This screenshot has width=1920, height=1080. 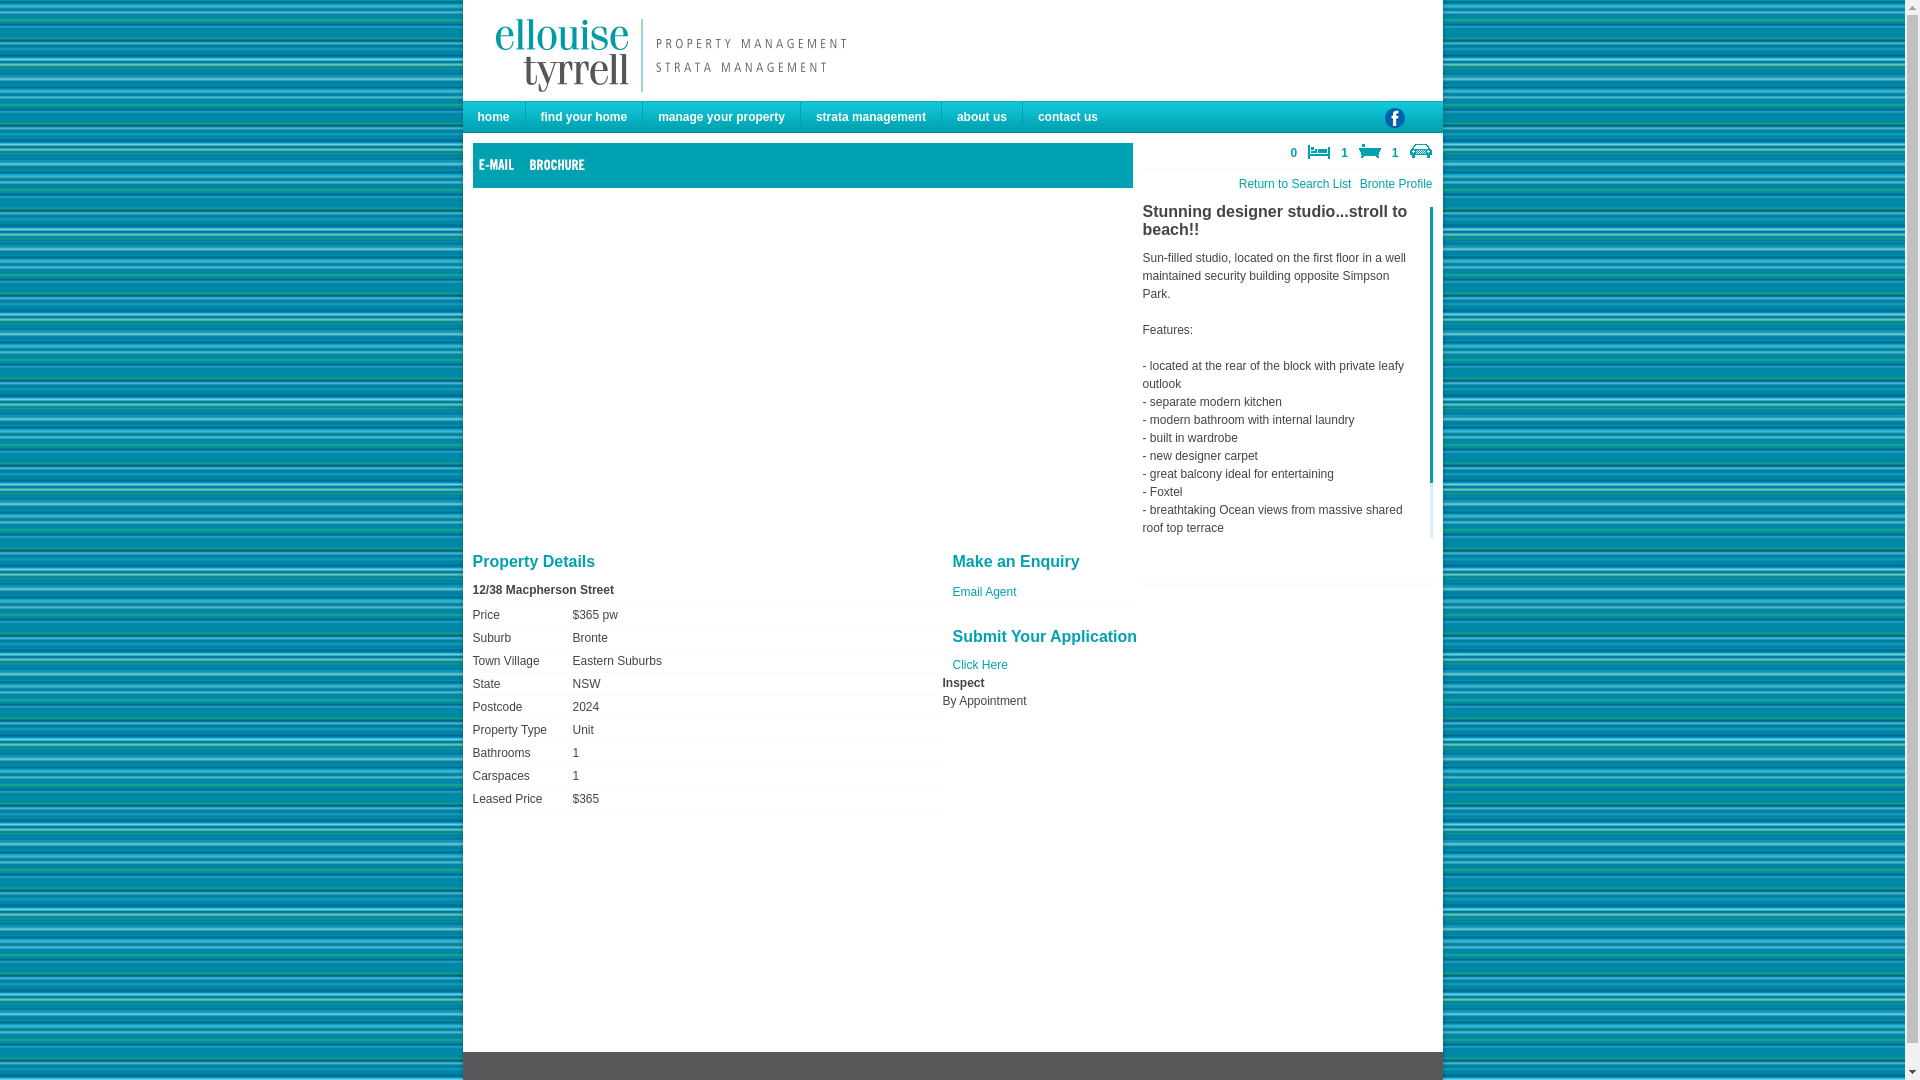 What do you see at coordinates (950, 664) in the screenshot?
I see `'Click Here'` at bounding box center [950, 664].